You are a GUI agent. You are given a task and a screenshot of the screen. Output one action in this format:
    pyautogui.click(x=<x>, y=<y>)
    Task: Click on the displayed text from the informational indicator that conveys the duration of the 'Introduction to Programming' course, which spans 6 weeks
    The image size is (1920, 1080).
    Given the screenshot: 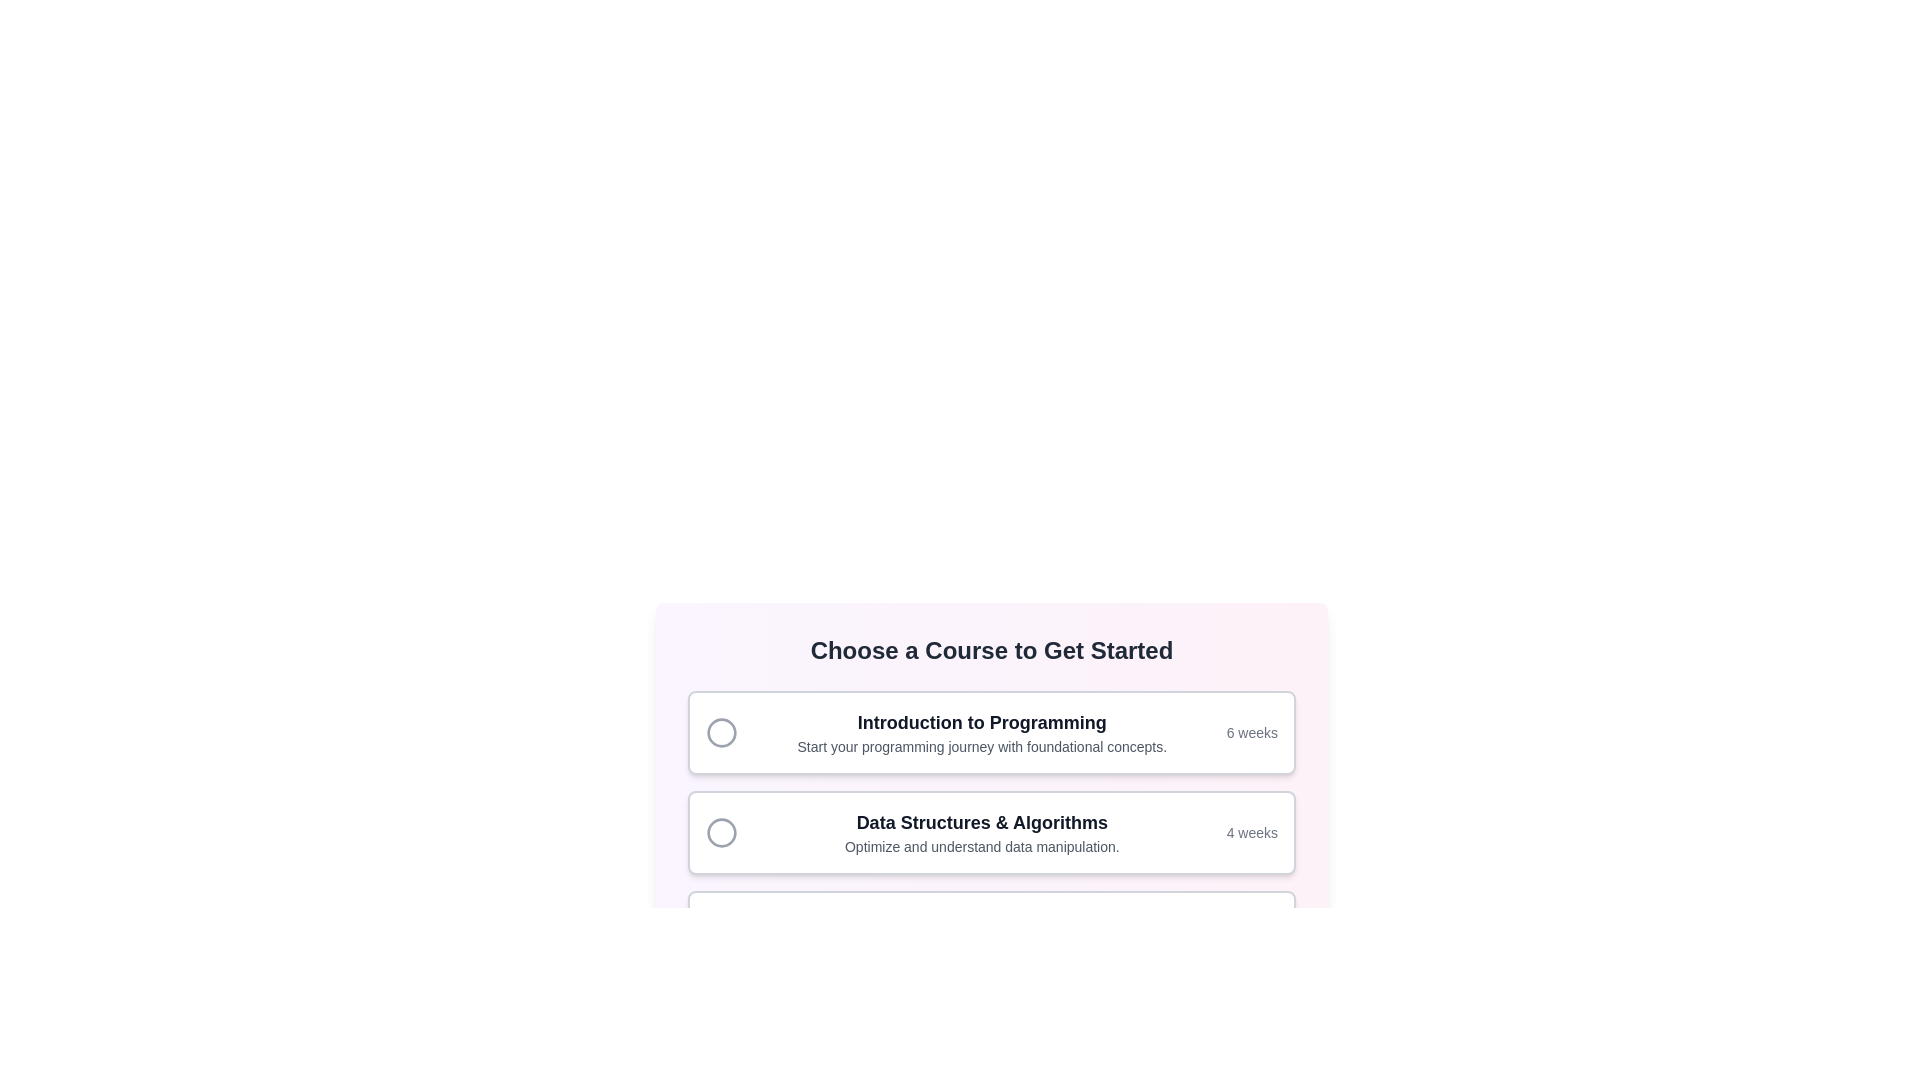 What is the action you would take?
    pyautogui.click(x=1251, y=732)
    